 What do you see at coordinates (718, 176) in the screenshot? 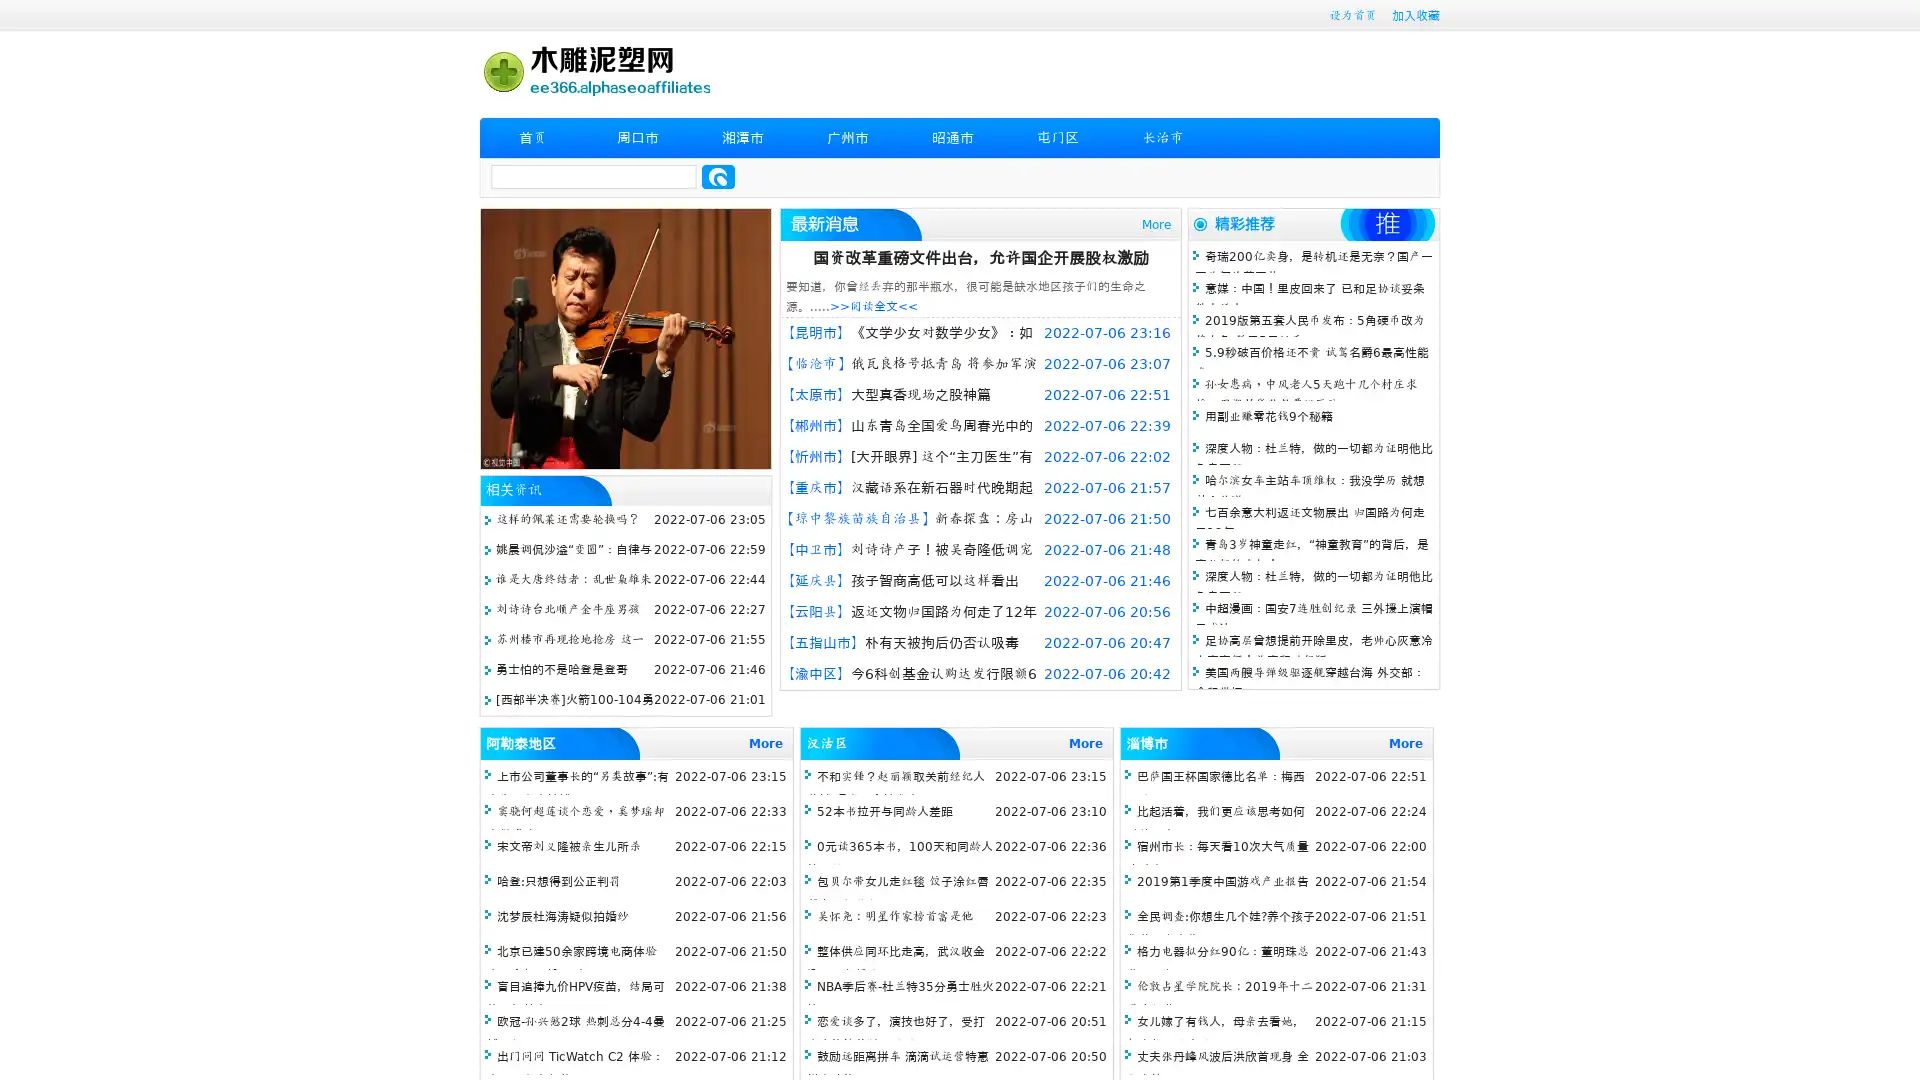
I see `Search` at bounding box center [718, 176].